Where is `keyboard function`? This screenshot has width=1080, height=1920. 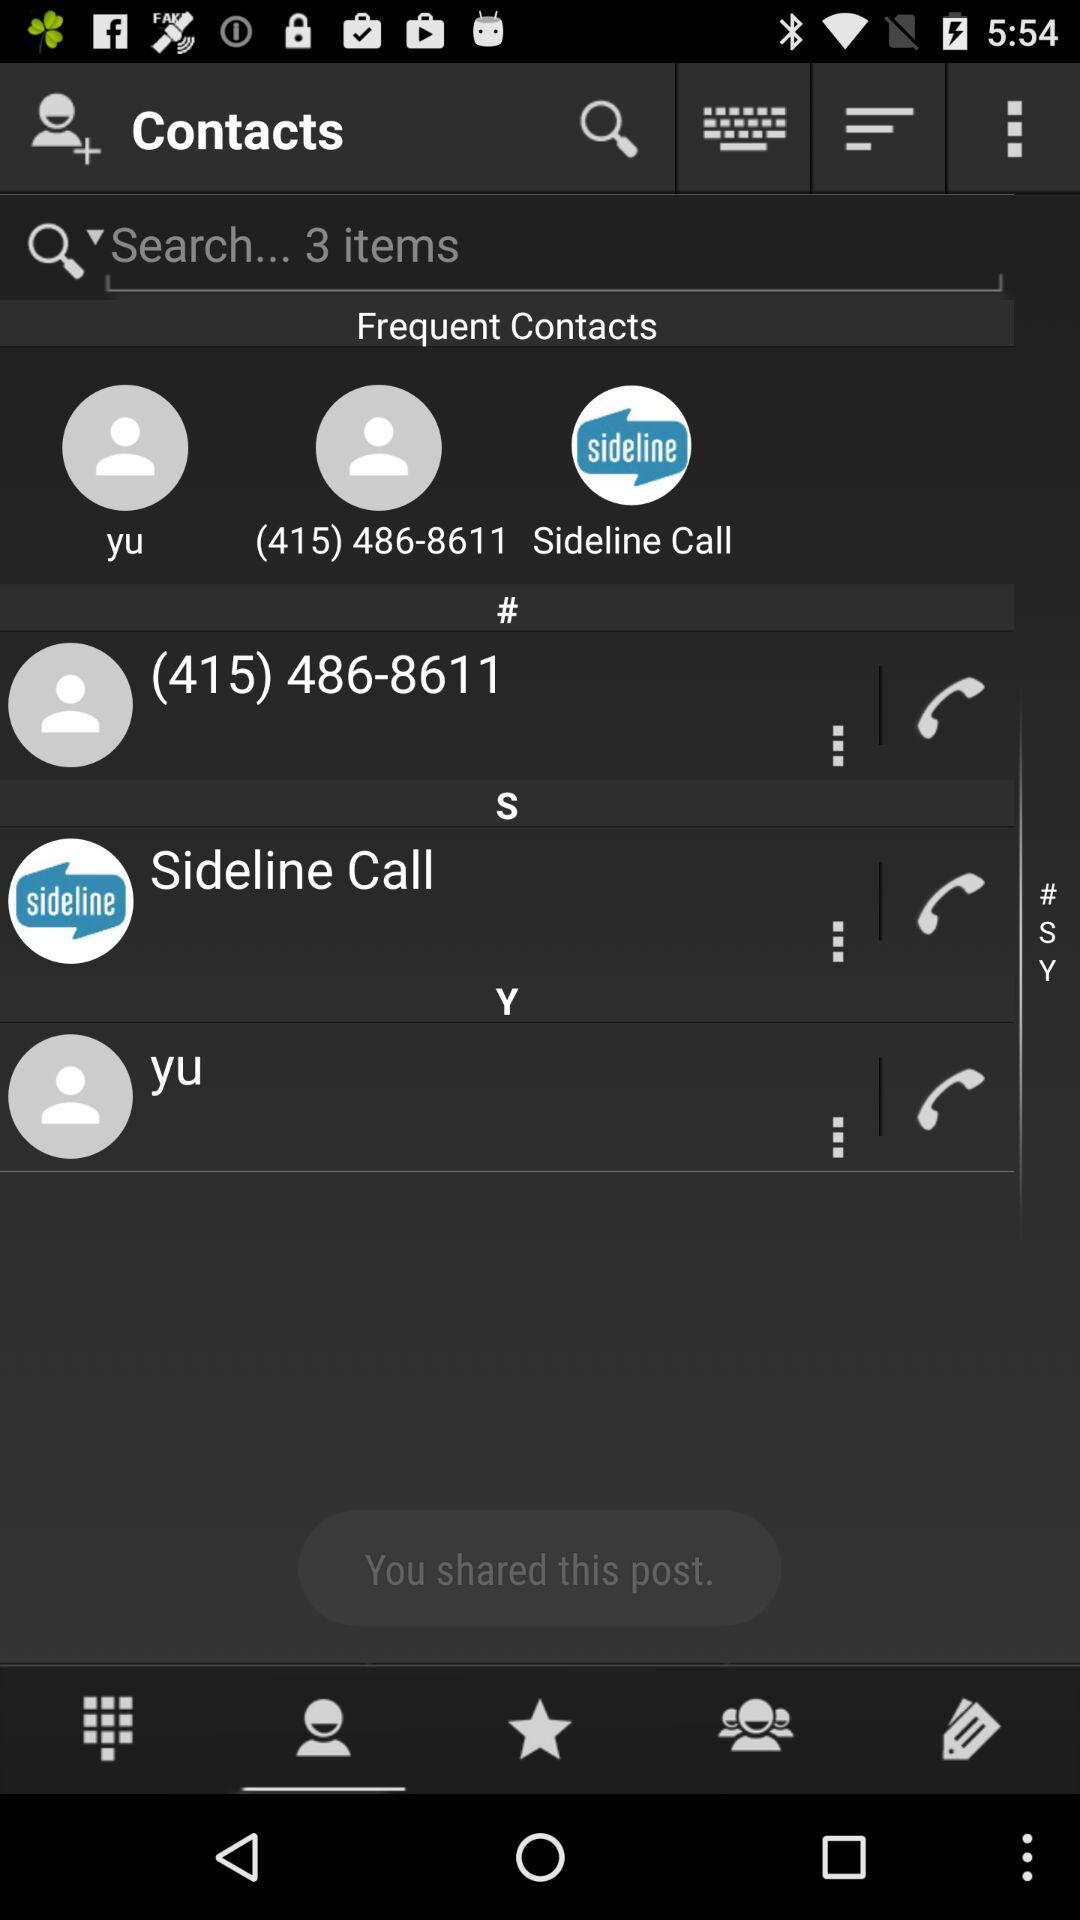 keyboard function is located at coordinates (744, 127).